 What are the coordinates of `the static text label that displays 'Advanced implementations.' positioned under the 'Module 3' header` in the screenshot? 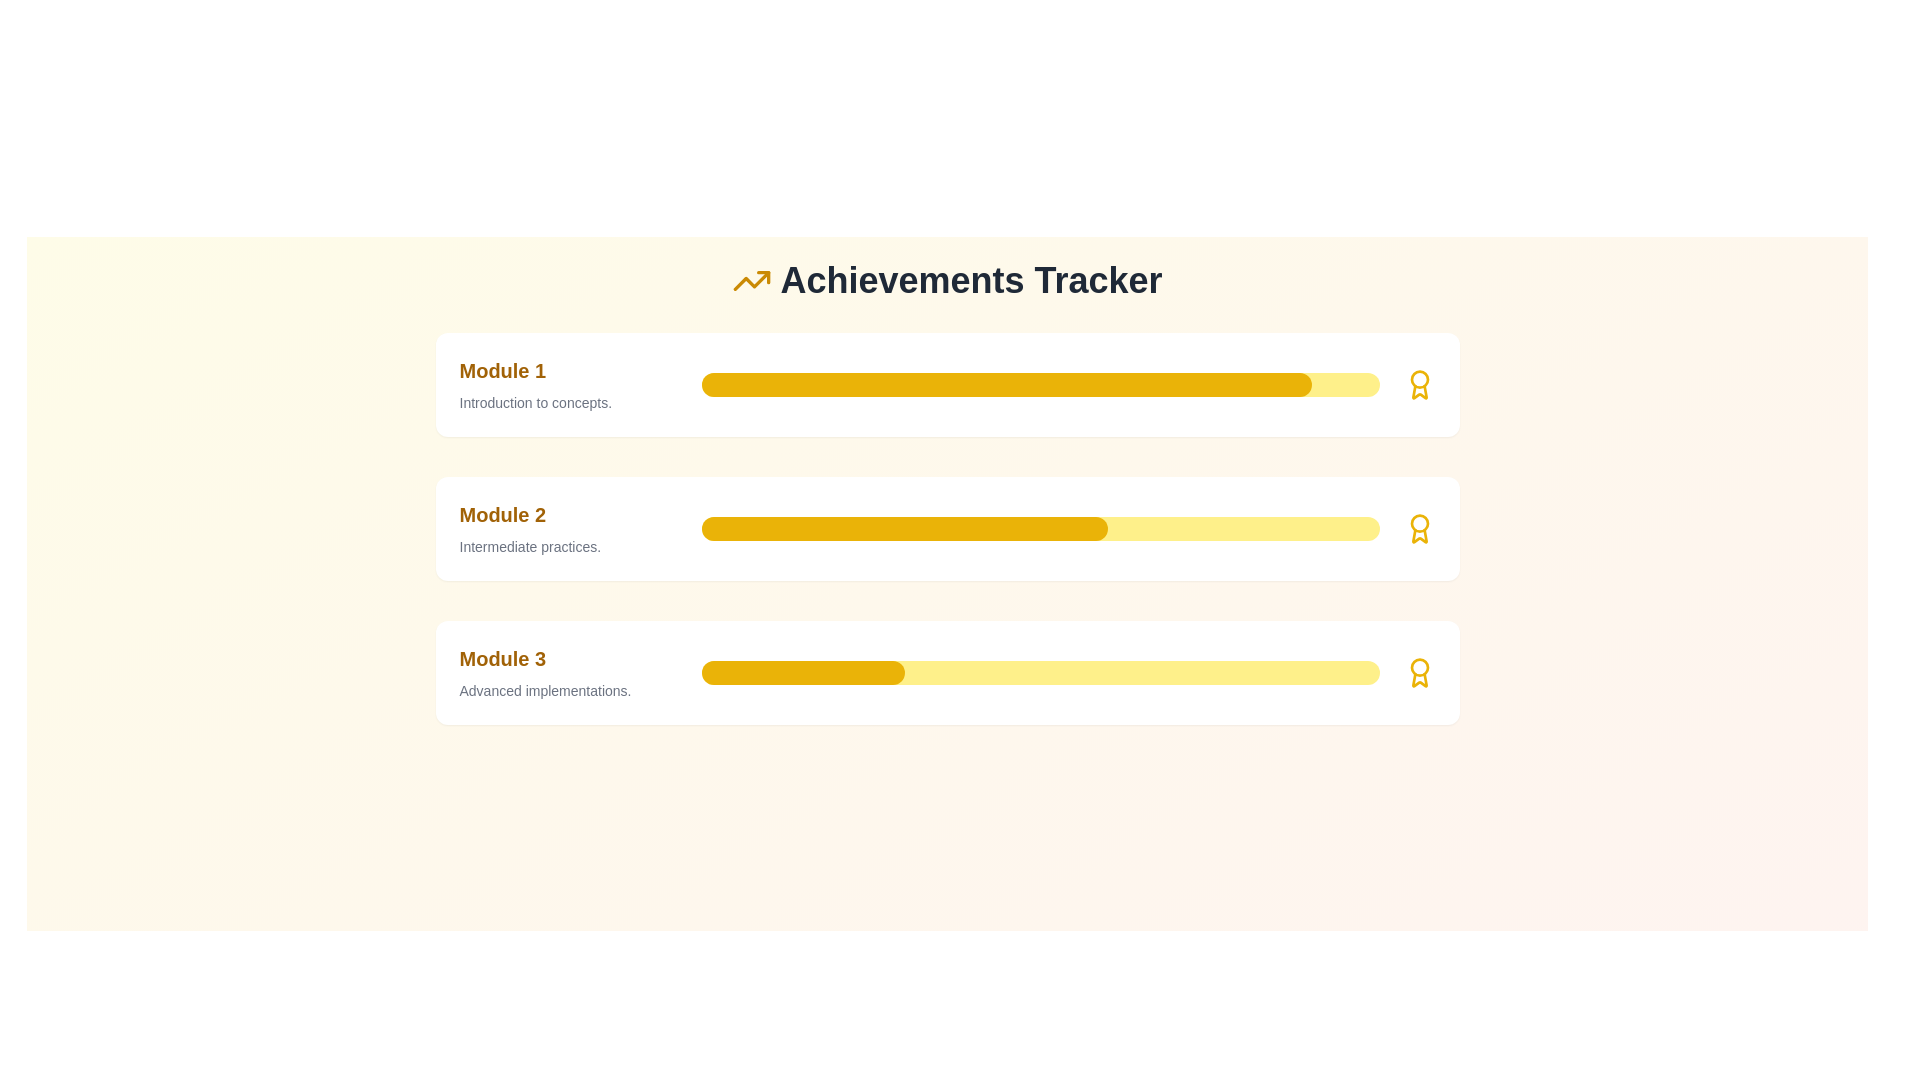 It's located at (571, 689).